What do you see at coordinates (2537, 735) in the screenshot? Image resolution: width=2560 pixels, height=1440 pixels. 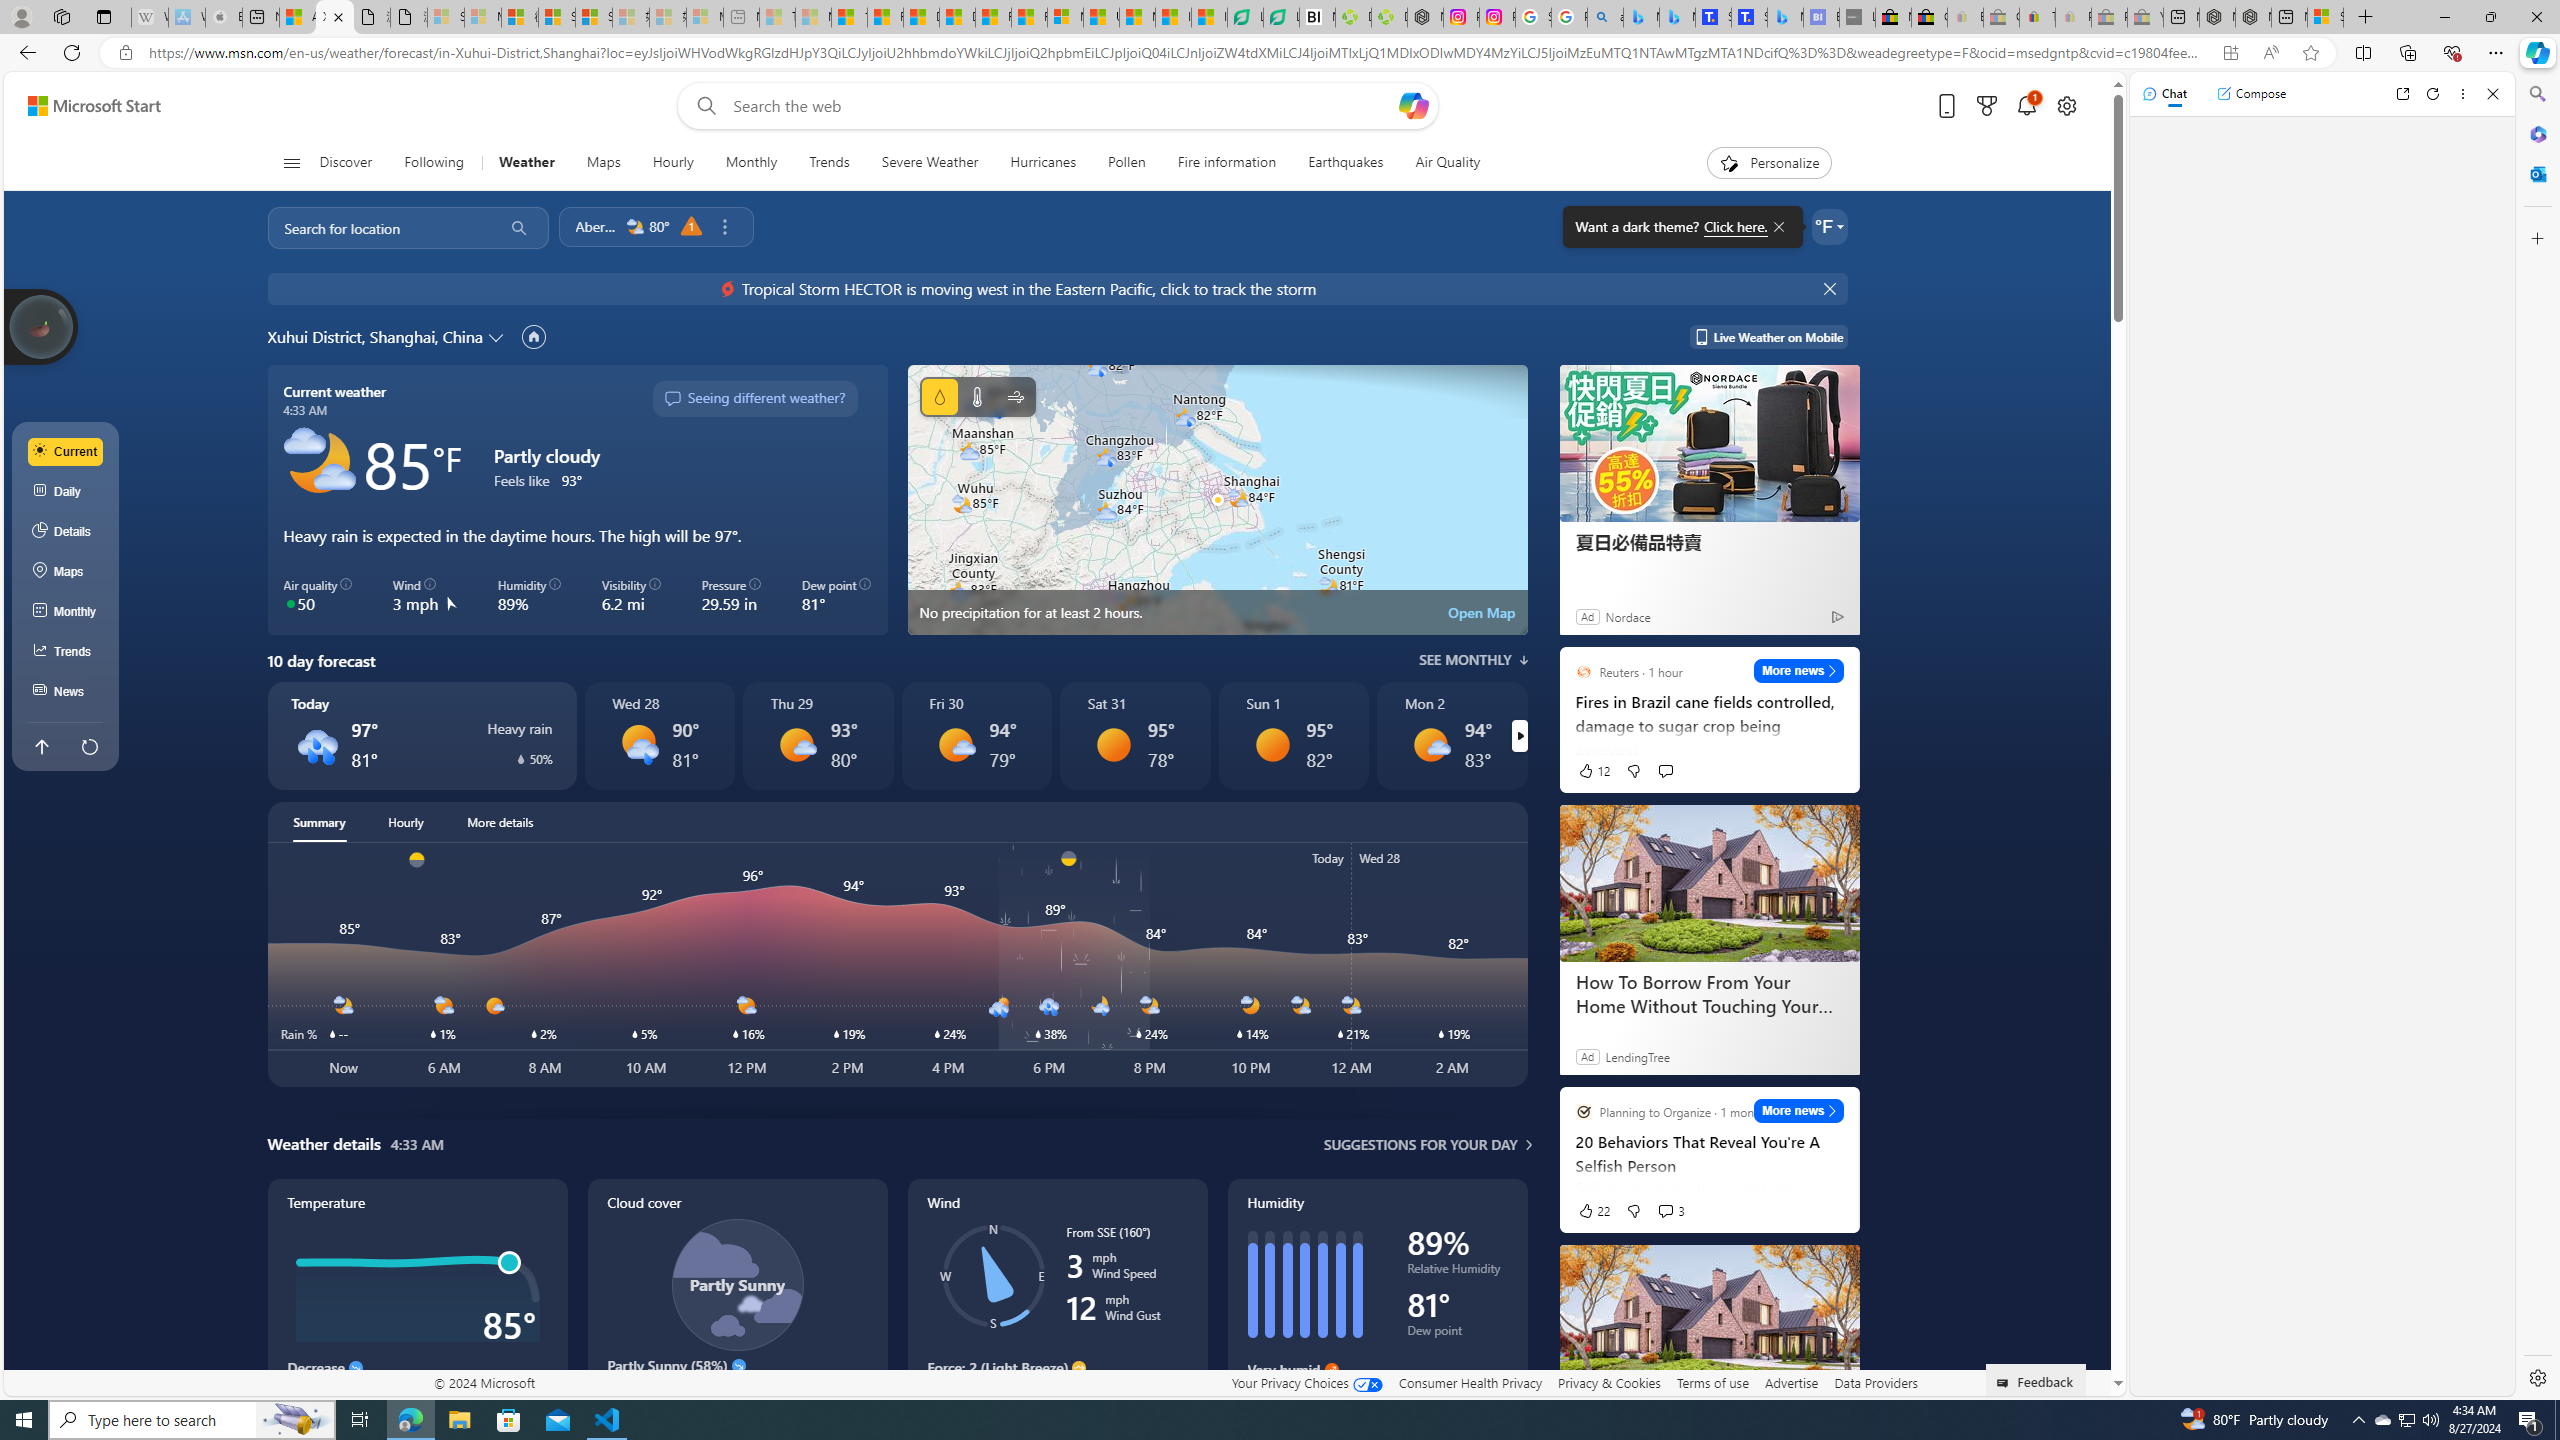 I see `'Side bar'` at bounding box center [2537, 735].